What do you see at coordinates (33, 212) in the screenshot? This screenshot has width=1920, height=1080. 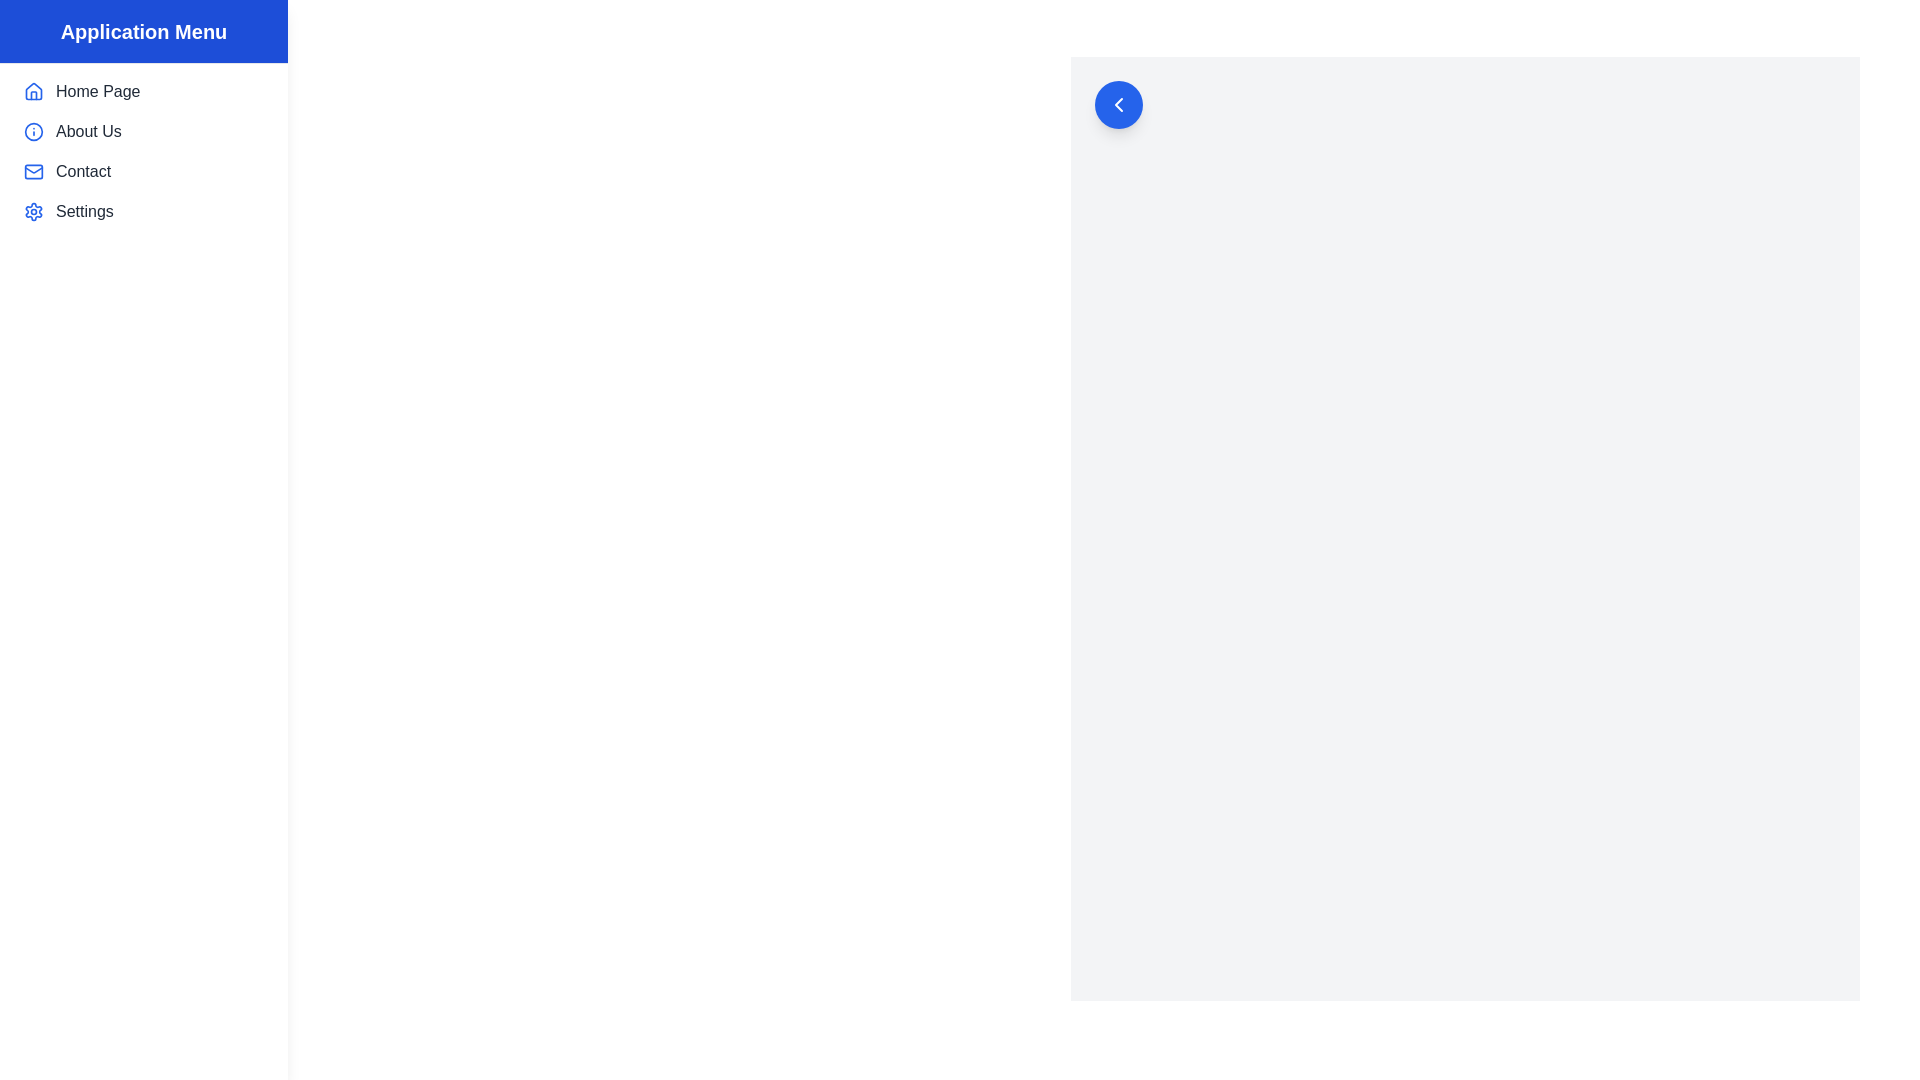 I see `the 'Settings' icon in the side navigation bar` at bounding box center [33, 212].